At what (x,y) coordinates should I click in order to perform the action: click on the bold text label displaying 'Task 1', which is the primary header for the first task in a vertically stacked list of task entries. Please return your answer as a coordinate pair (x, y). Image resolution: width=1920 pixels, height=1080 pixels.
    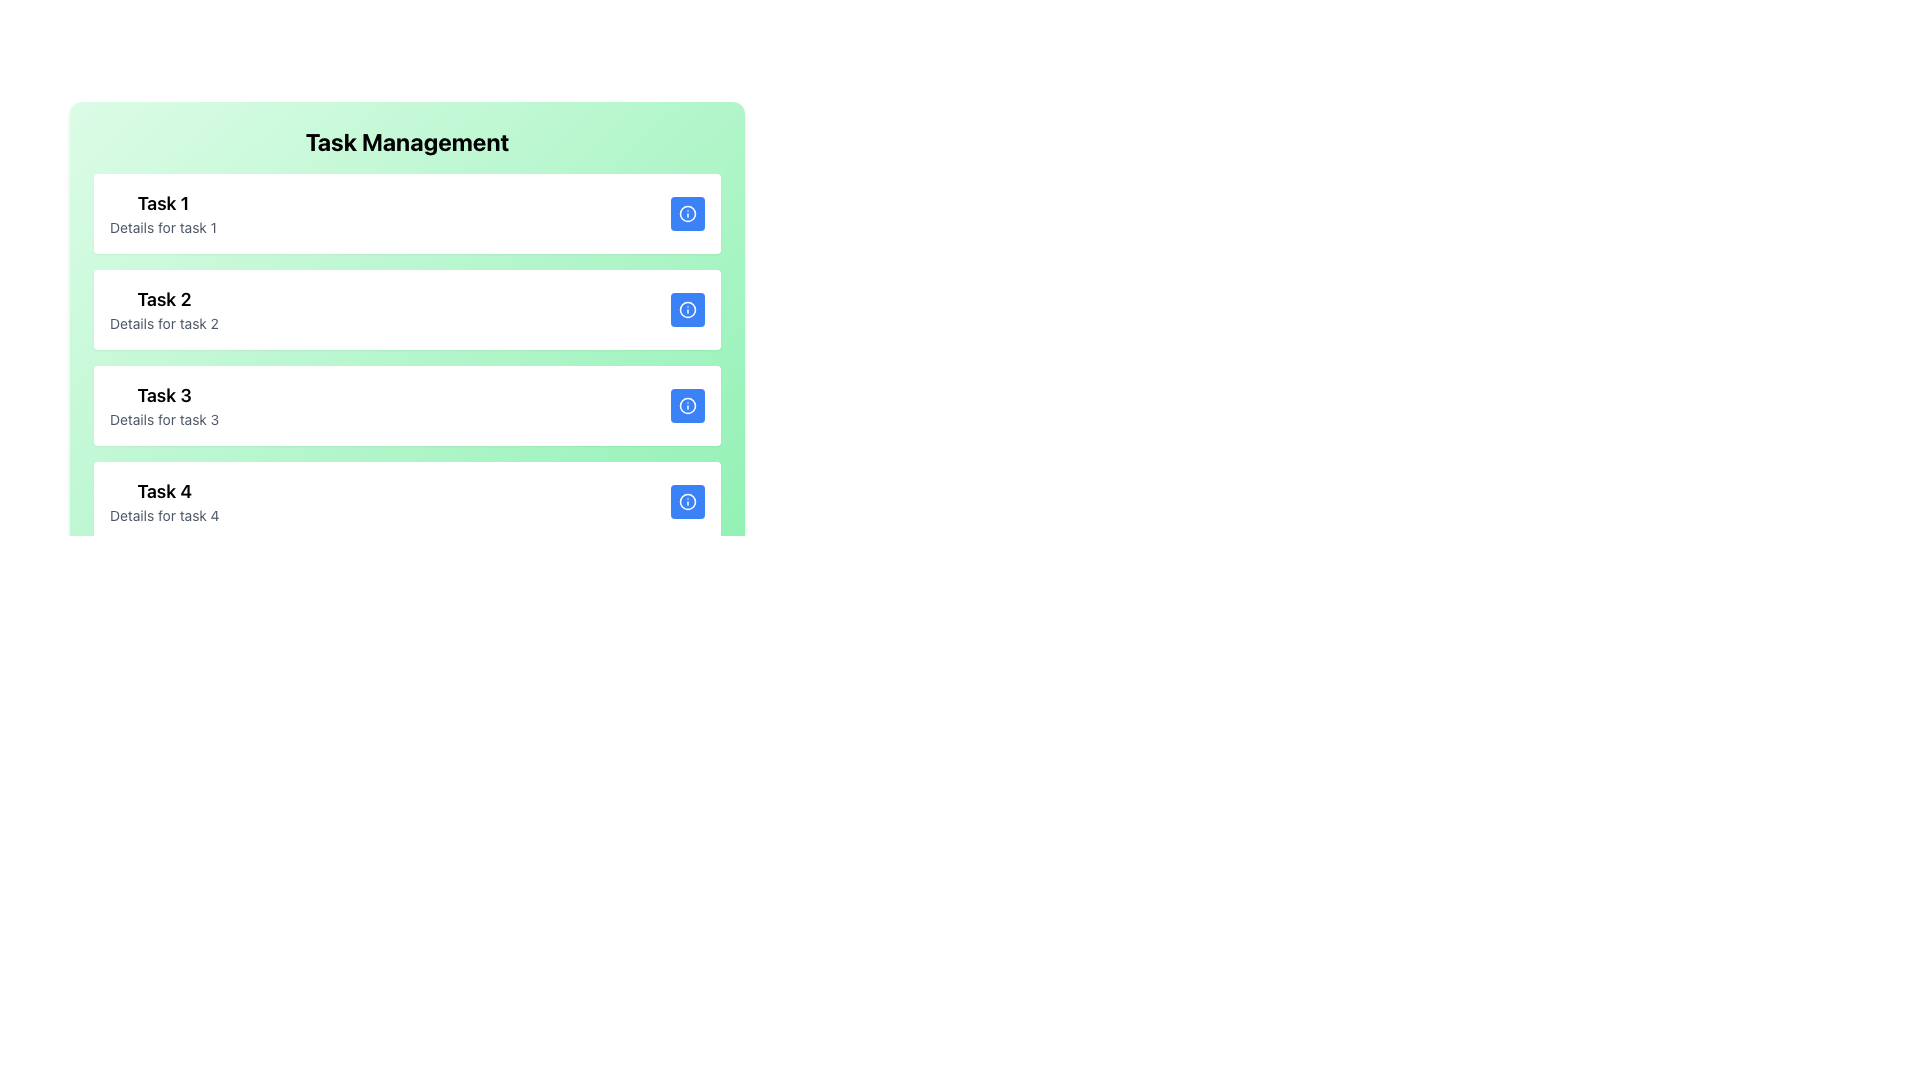
    Looking at the image, I should click on (163, 204).